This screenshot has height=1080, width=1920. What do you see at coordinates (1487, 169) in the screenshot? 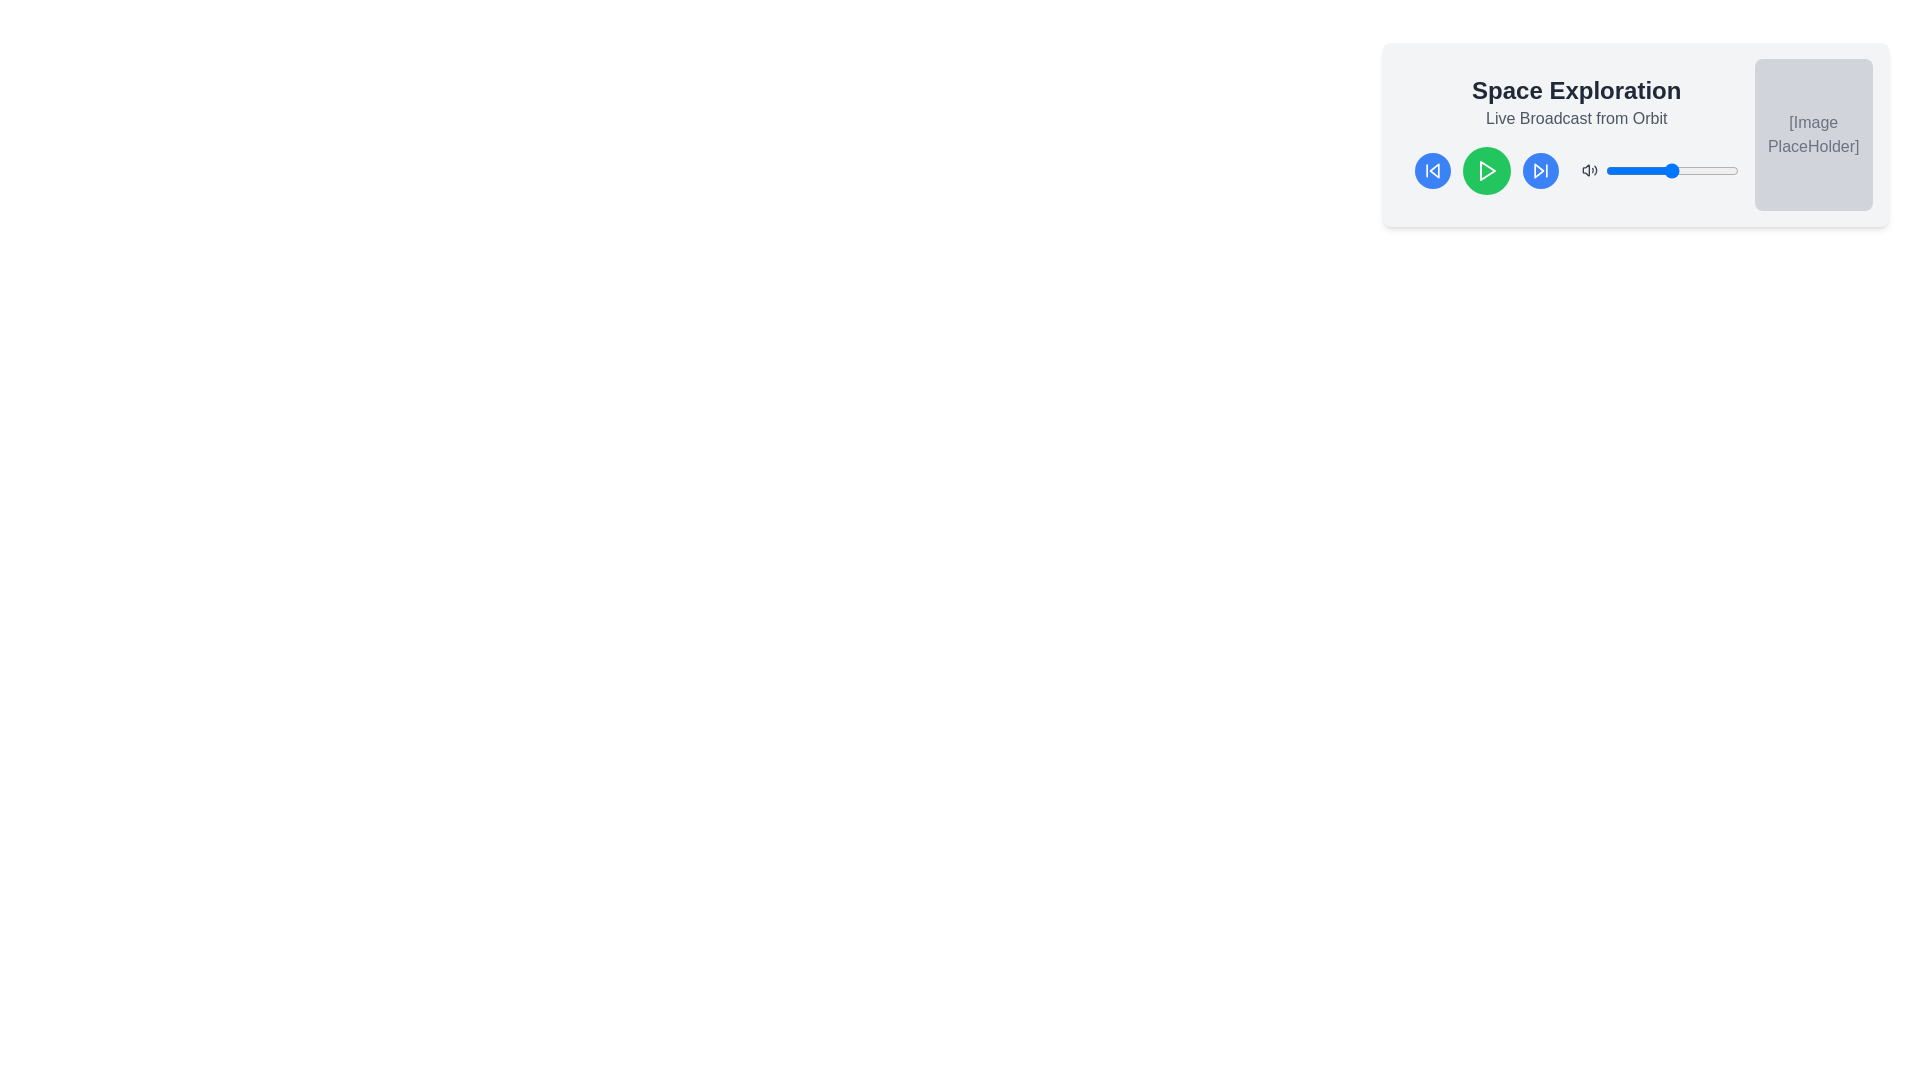
I see `the play button, which is an icon embedded in a central green circular button in the media interface` at bounding box center [1487, 169].